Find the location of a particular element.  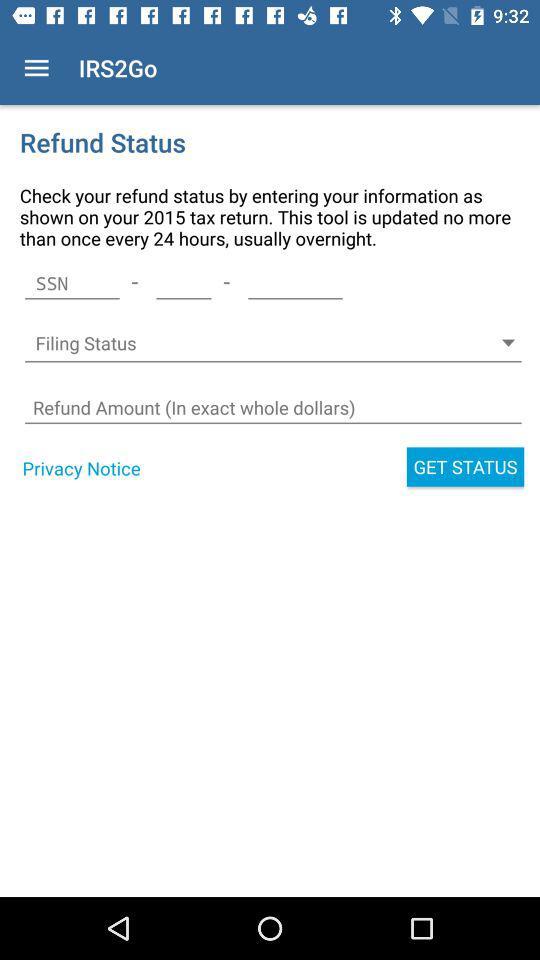

the icon to the right of the - icon is located at coordinates (183, 282).